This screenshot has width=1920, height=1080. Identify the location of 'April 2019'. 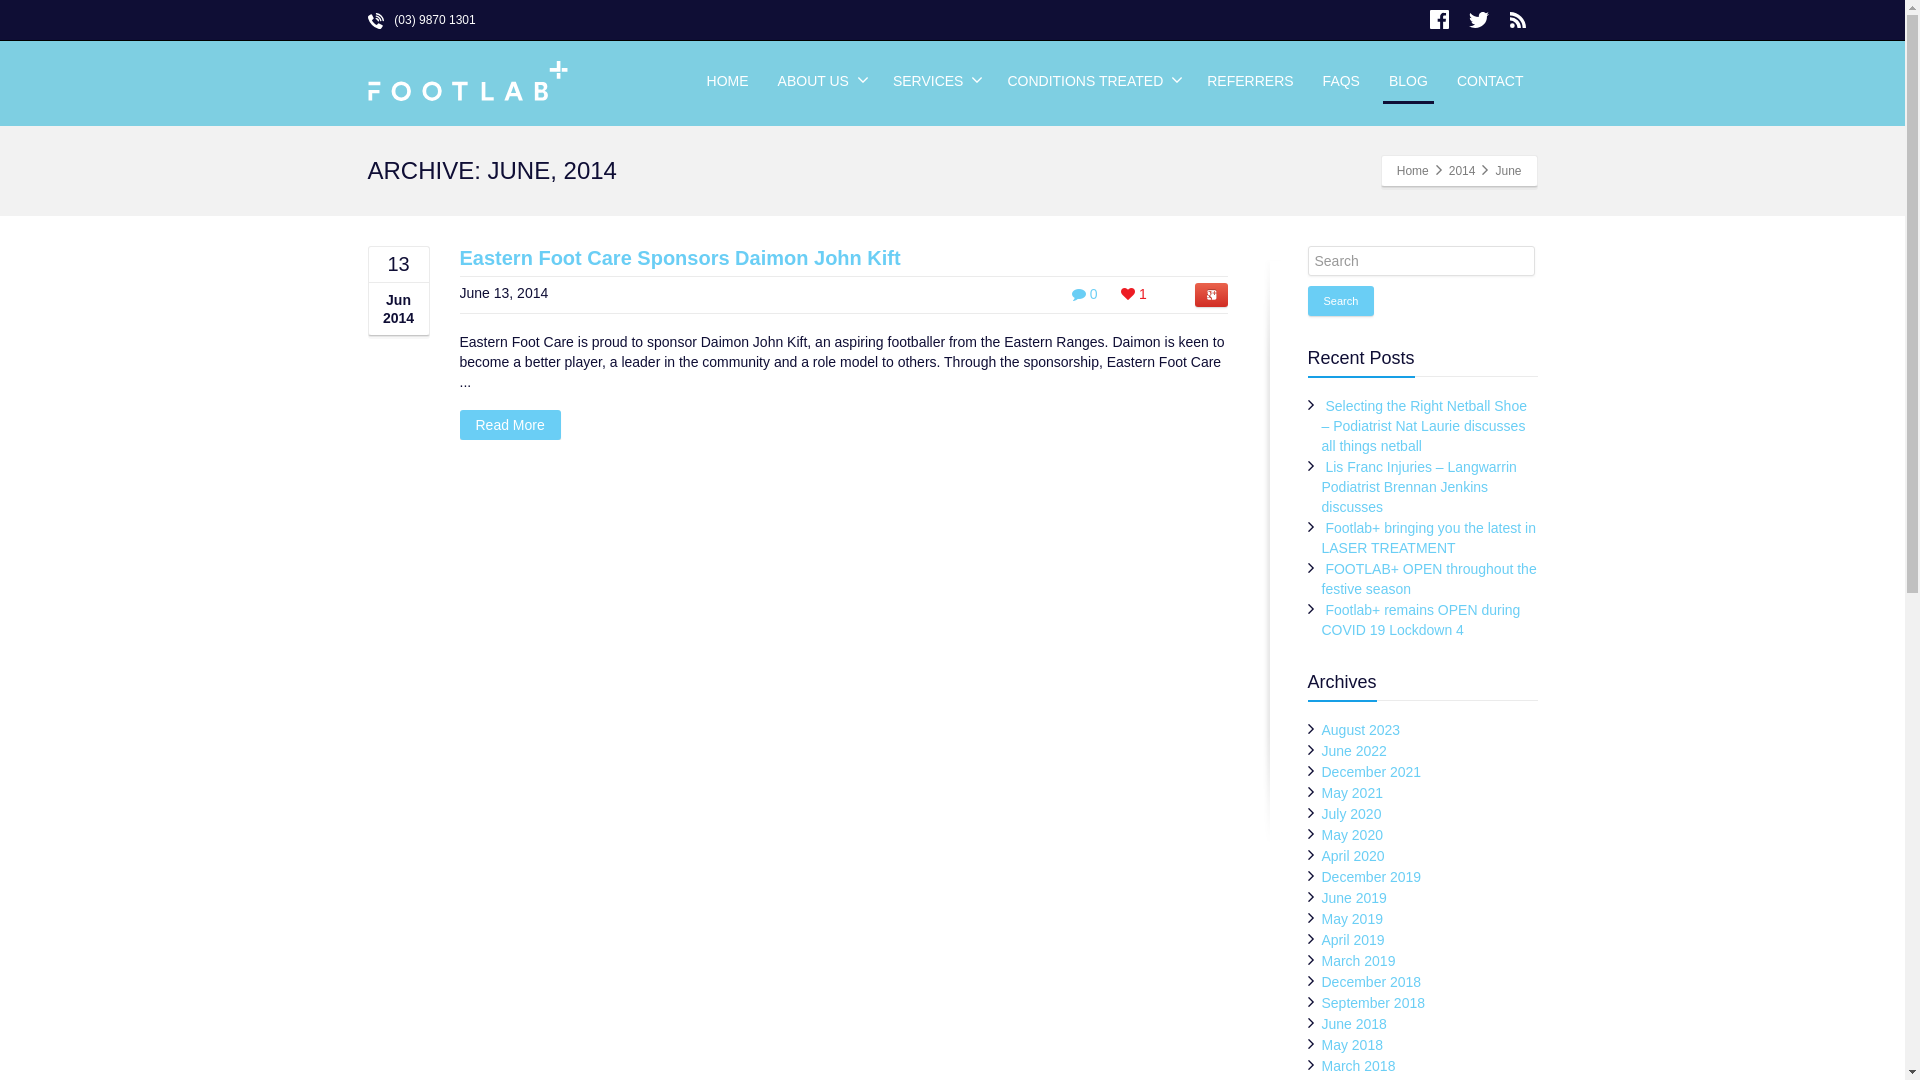
(1353, 940).